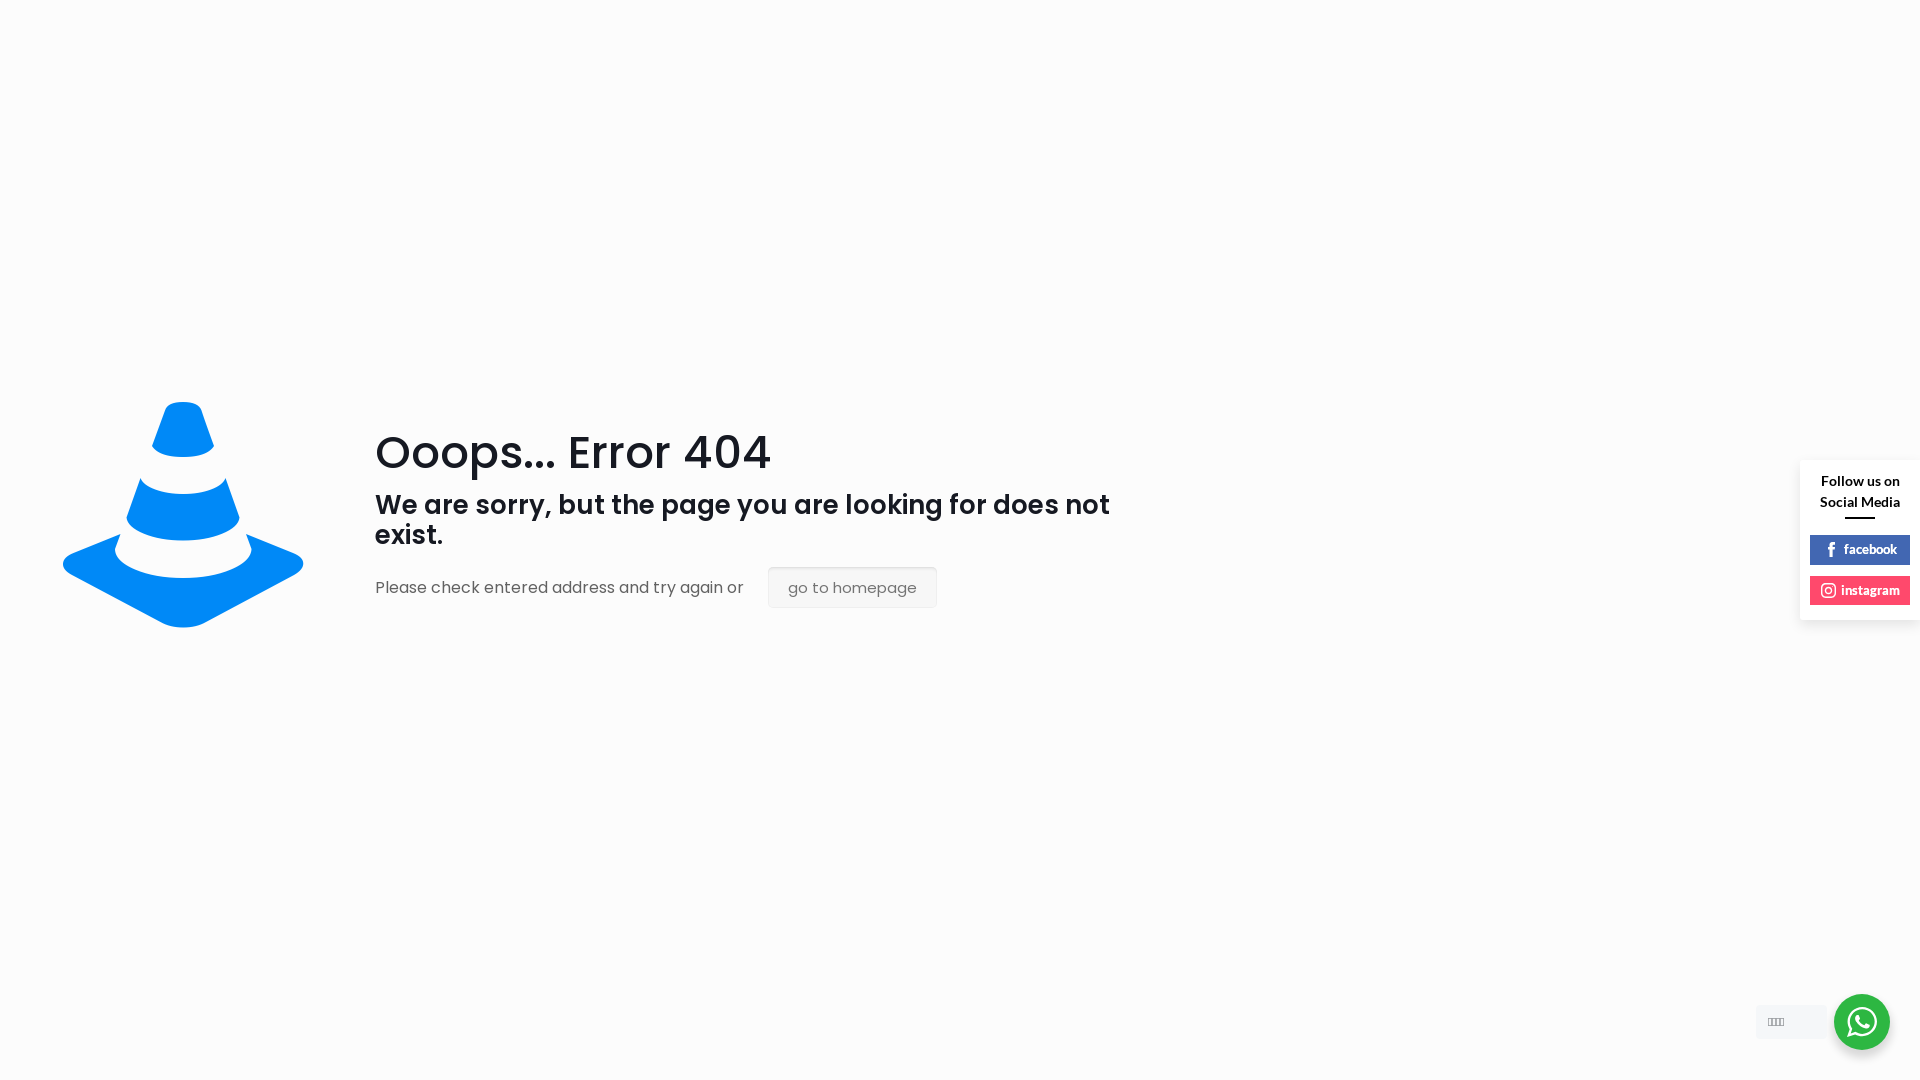 The width and height of the screenshot is (1920, 1080). Describe the element at coordinates (1859, 589) in the screenshot. I see `'instagram'` at that location.